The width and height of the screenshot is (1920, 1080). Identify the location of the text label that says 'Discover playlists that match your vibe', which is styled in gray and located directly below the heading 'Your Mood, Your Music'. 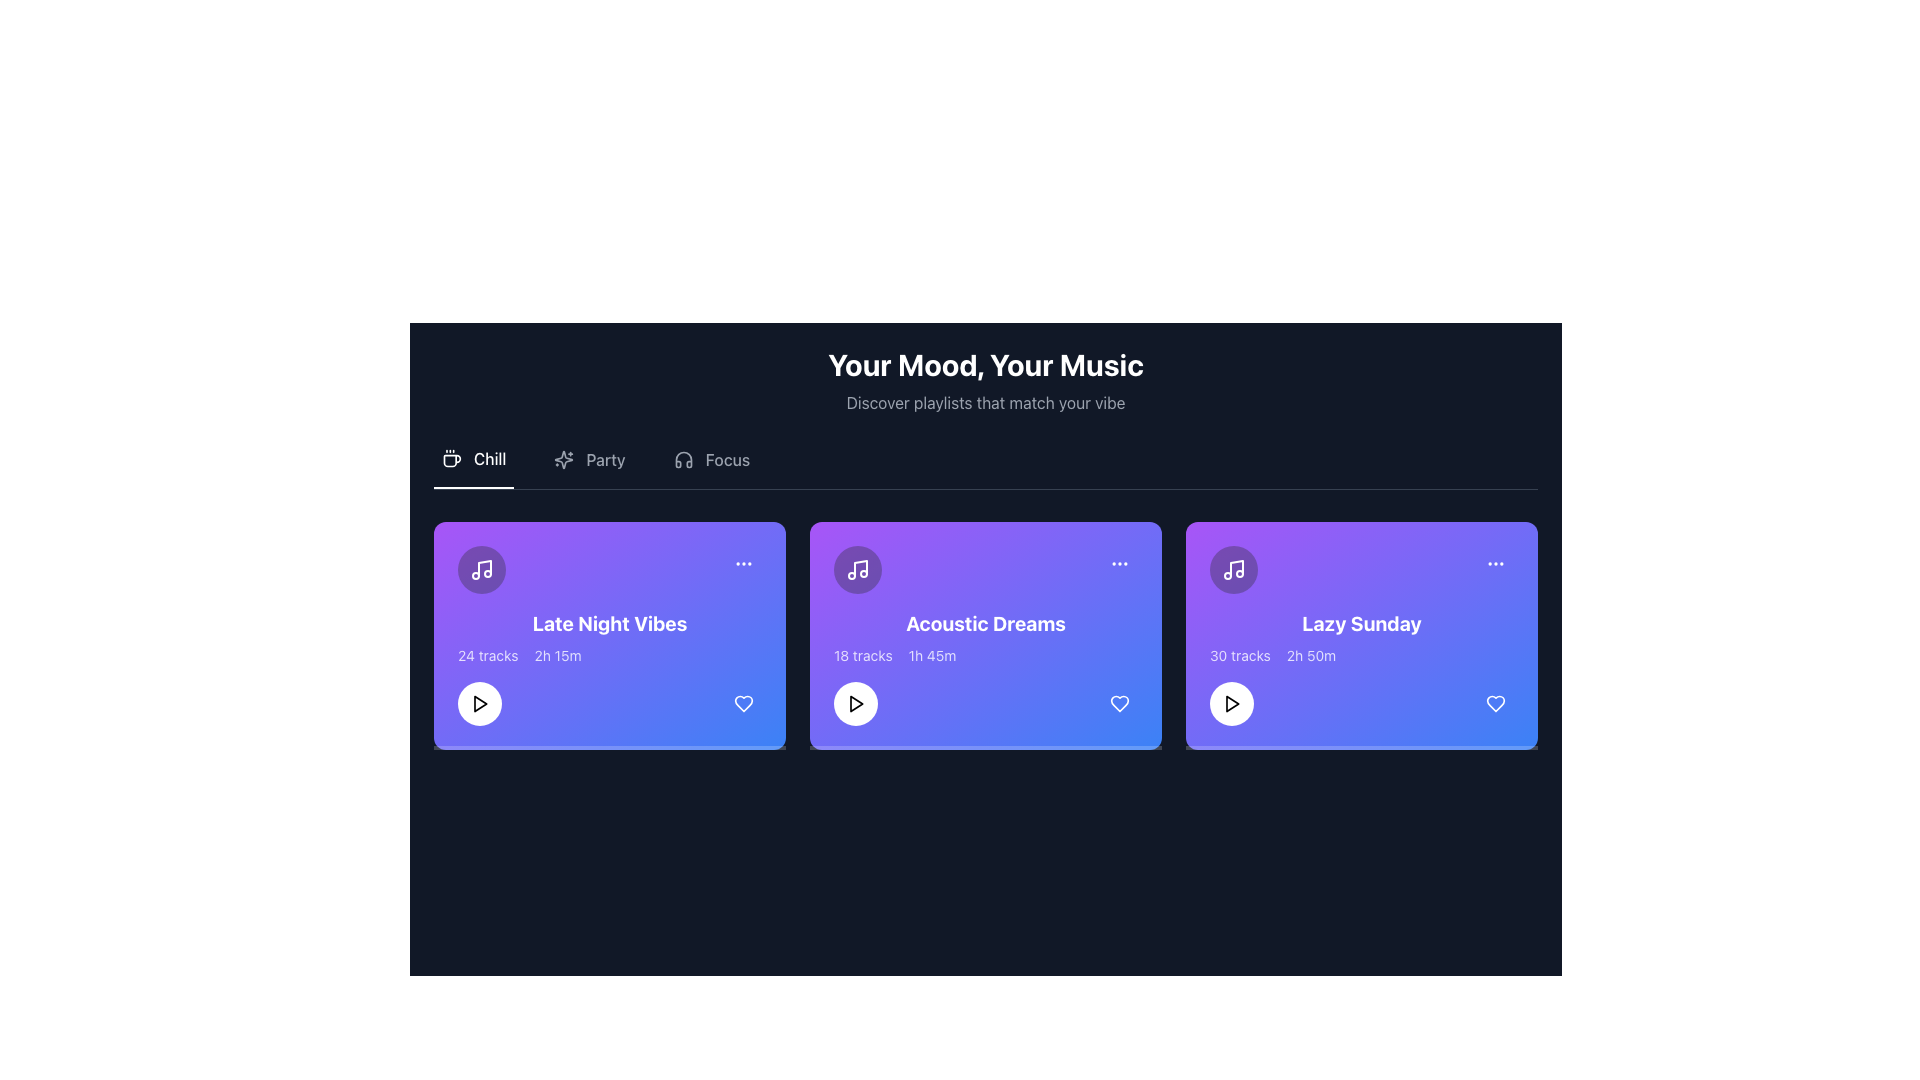
(985, 402).